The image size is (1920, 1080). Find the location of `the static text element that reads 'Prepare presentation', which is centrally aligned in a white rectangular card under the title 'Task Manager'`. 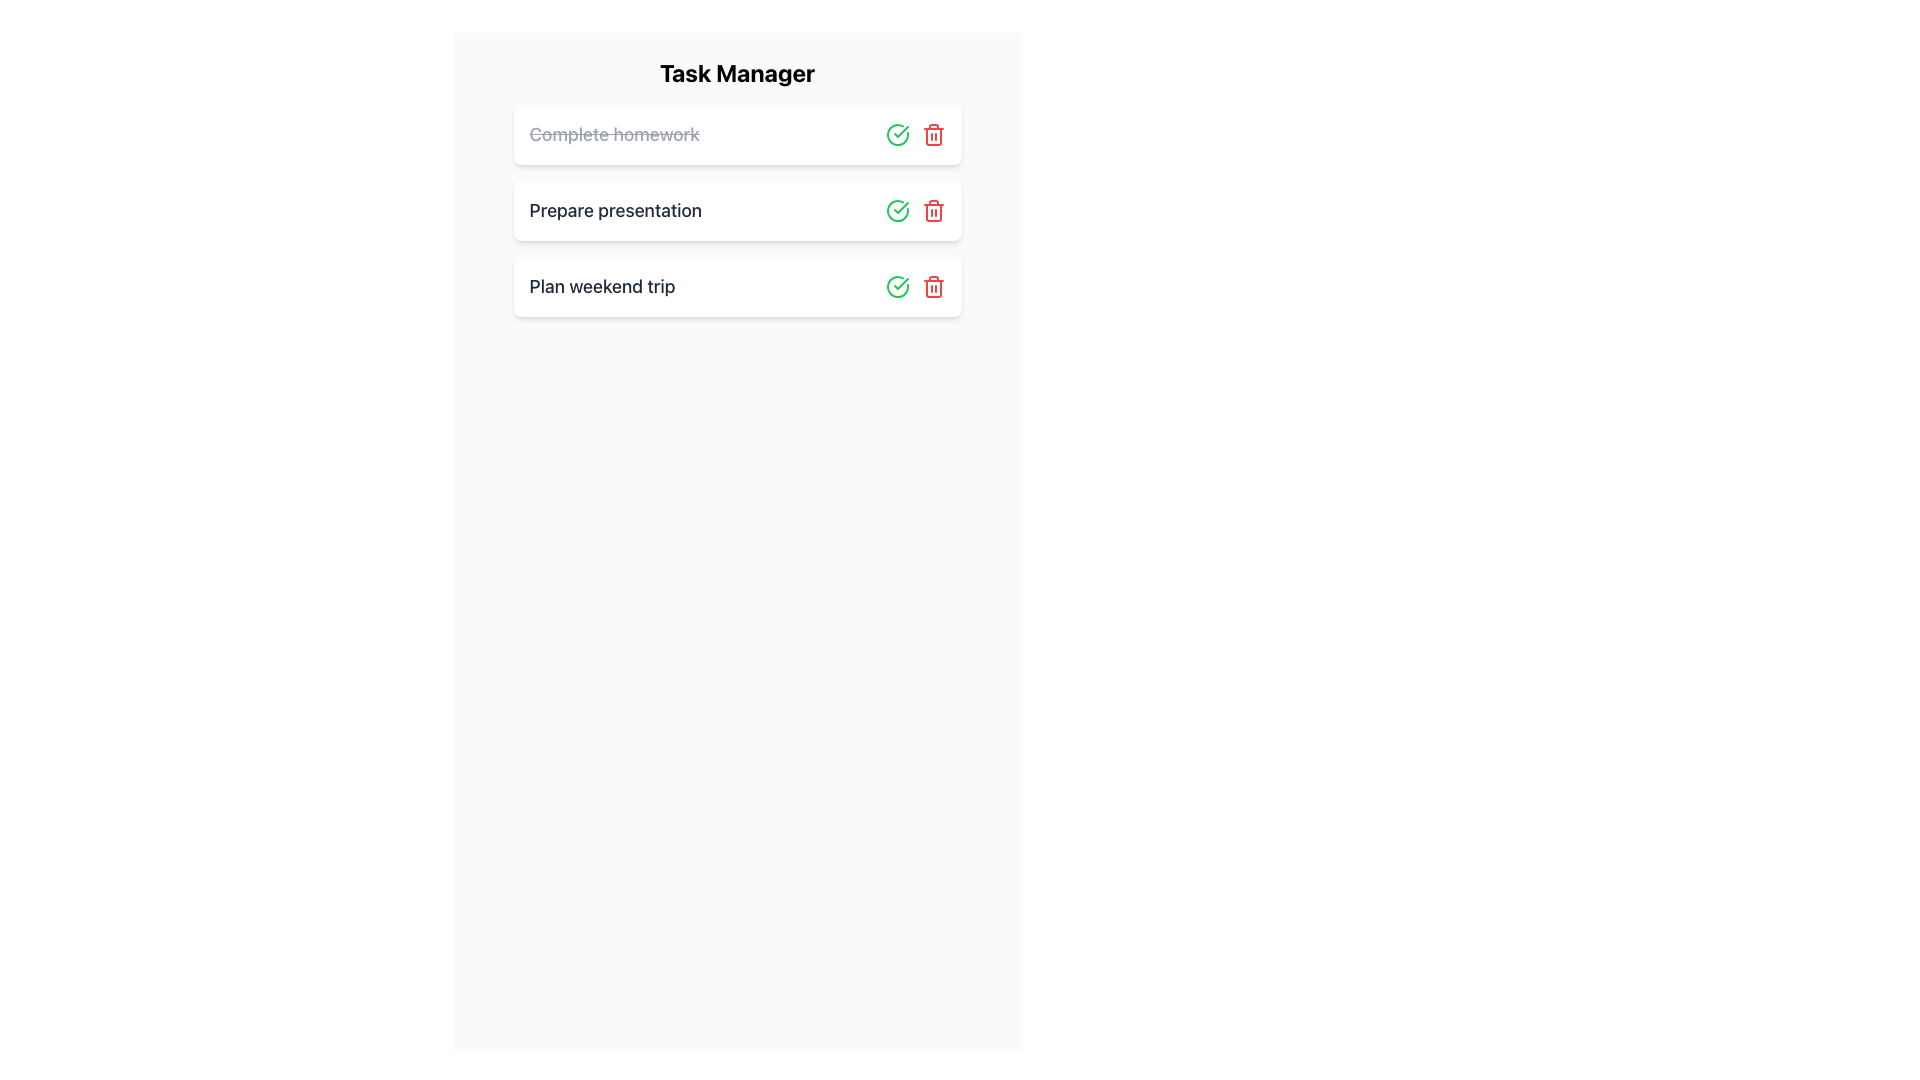

the static text element that reads 'Prepare presentation', which is centrally aligned in a white rectangular card under the title 'Task Manager' is located at coordinates (614, 210).